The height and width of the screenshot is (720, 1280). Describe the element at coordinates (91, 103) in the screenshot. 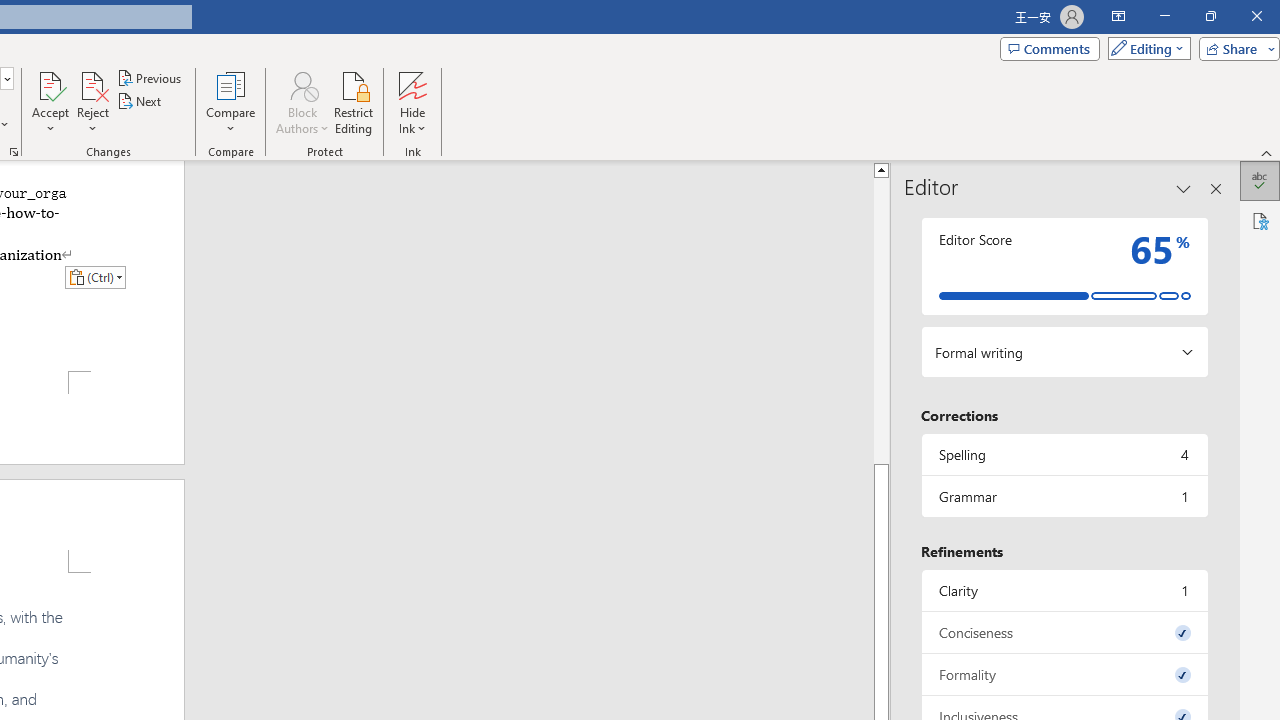

I see `'Reject'` at that location.